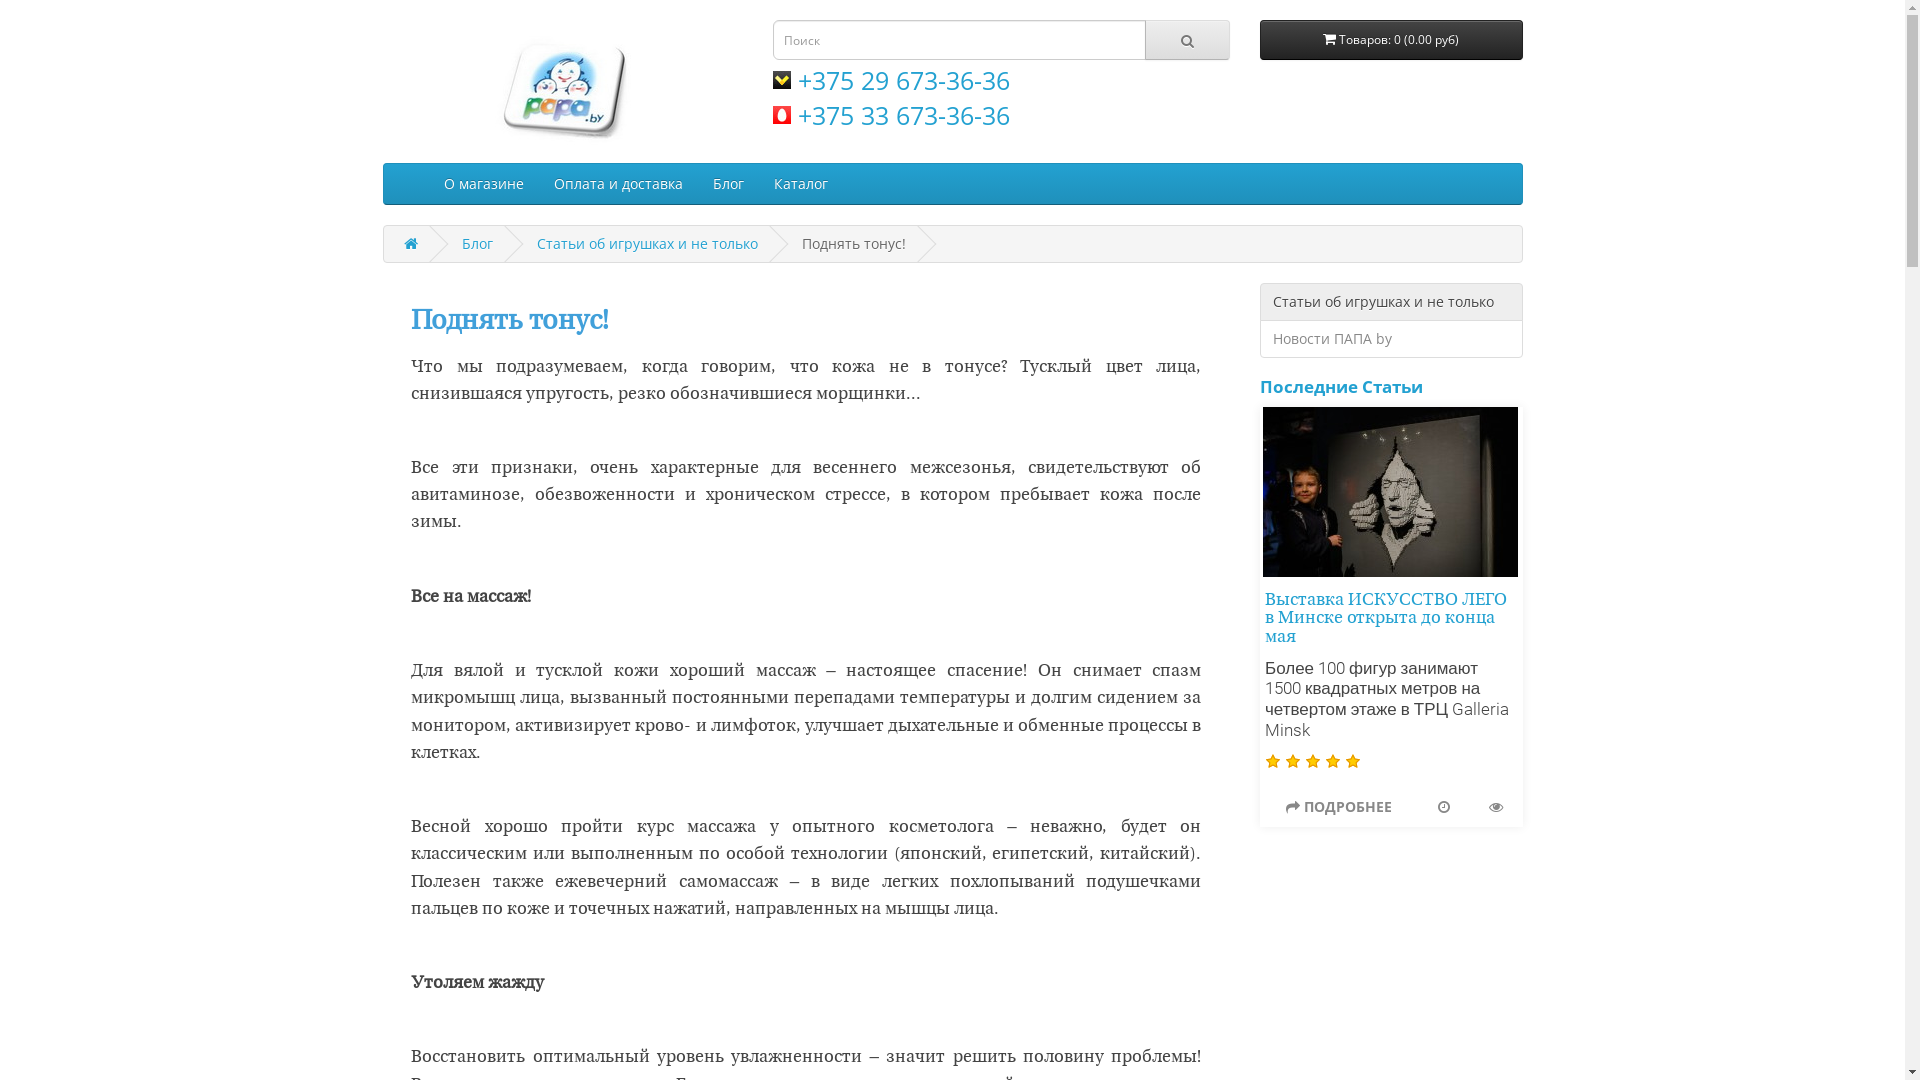 The height and width of the screenshot is (1080, 1920). Describe the element at coordinates (889, 79) in the screenshot. I see `'+375 29 673-36-36'` at that location.